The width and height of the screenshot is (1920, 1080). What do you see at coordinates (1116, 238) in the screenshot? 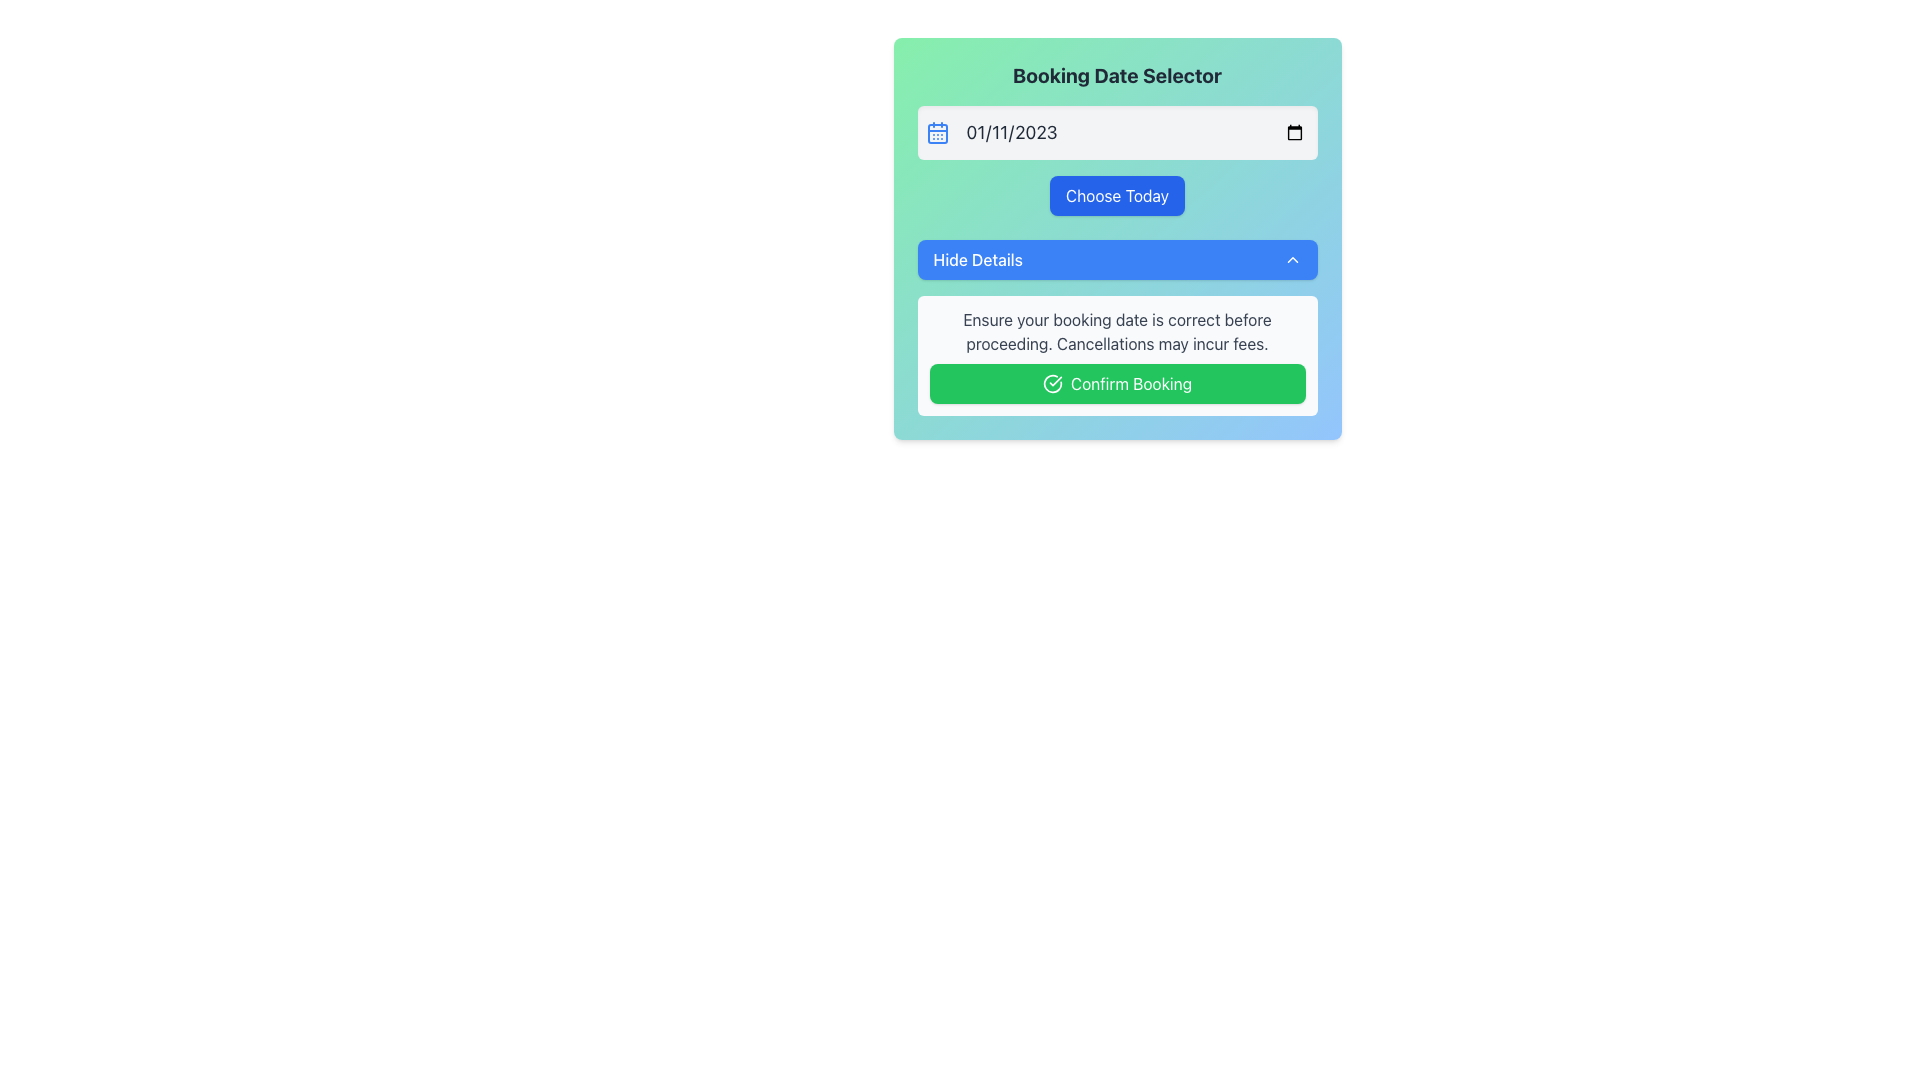
I see `the 'Hide Details' button, which is a blue button with white text and an upward-pointing icon` at bounding box center [1116, 238].